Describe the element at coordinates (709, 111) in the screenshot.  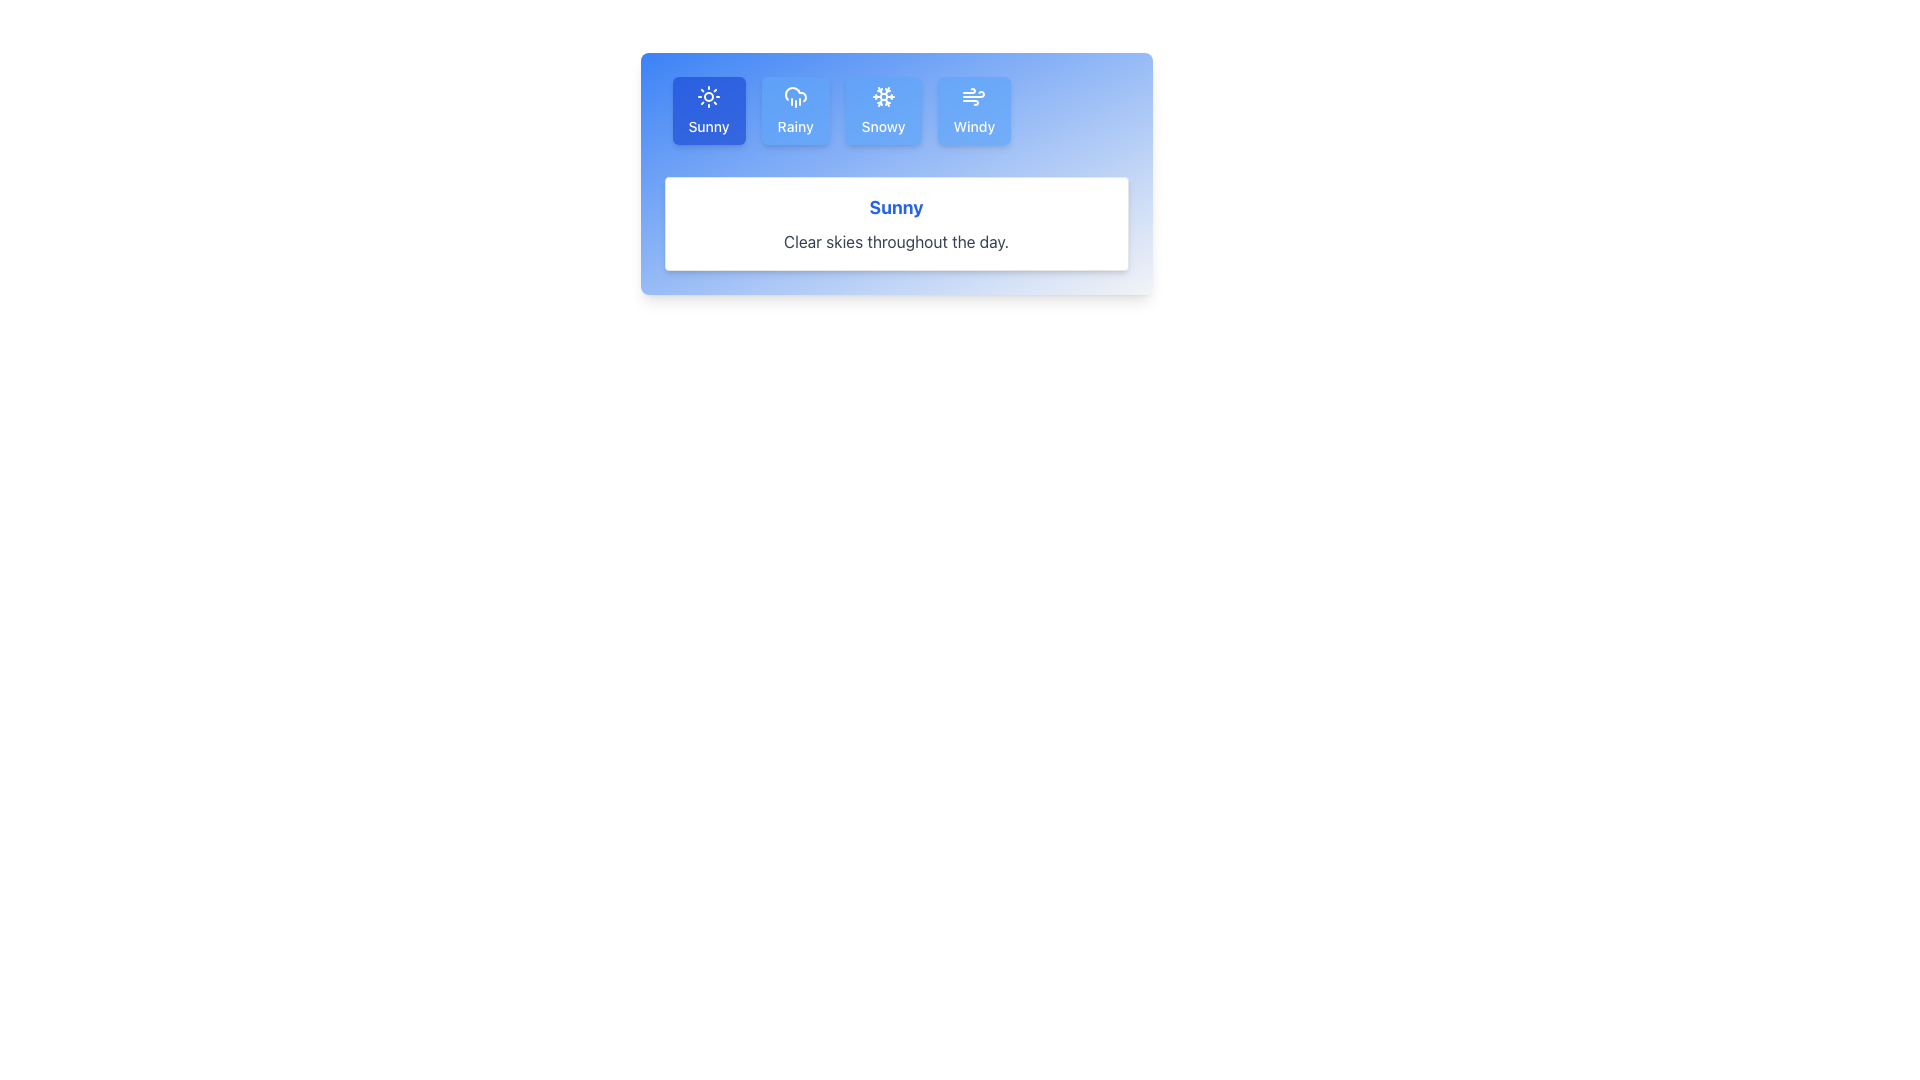
I see `the first button on the far-left side of the weather selection group` at that location.